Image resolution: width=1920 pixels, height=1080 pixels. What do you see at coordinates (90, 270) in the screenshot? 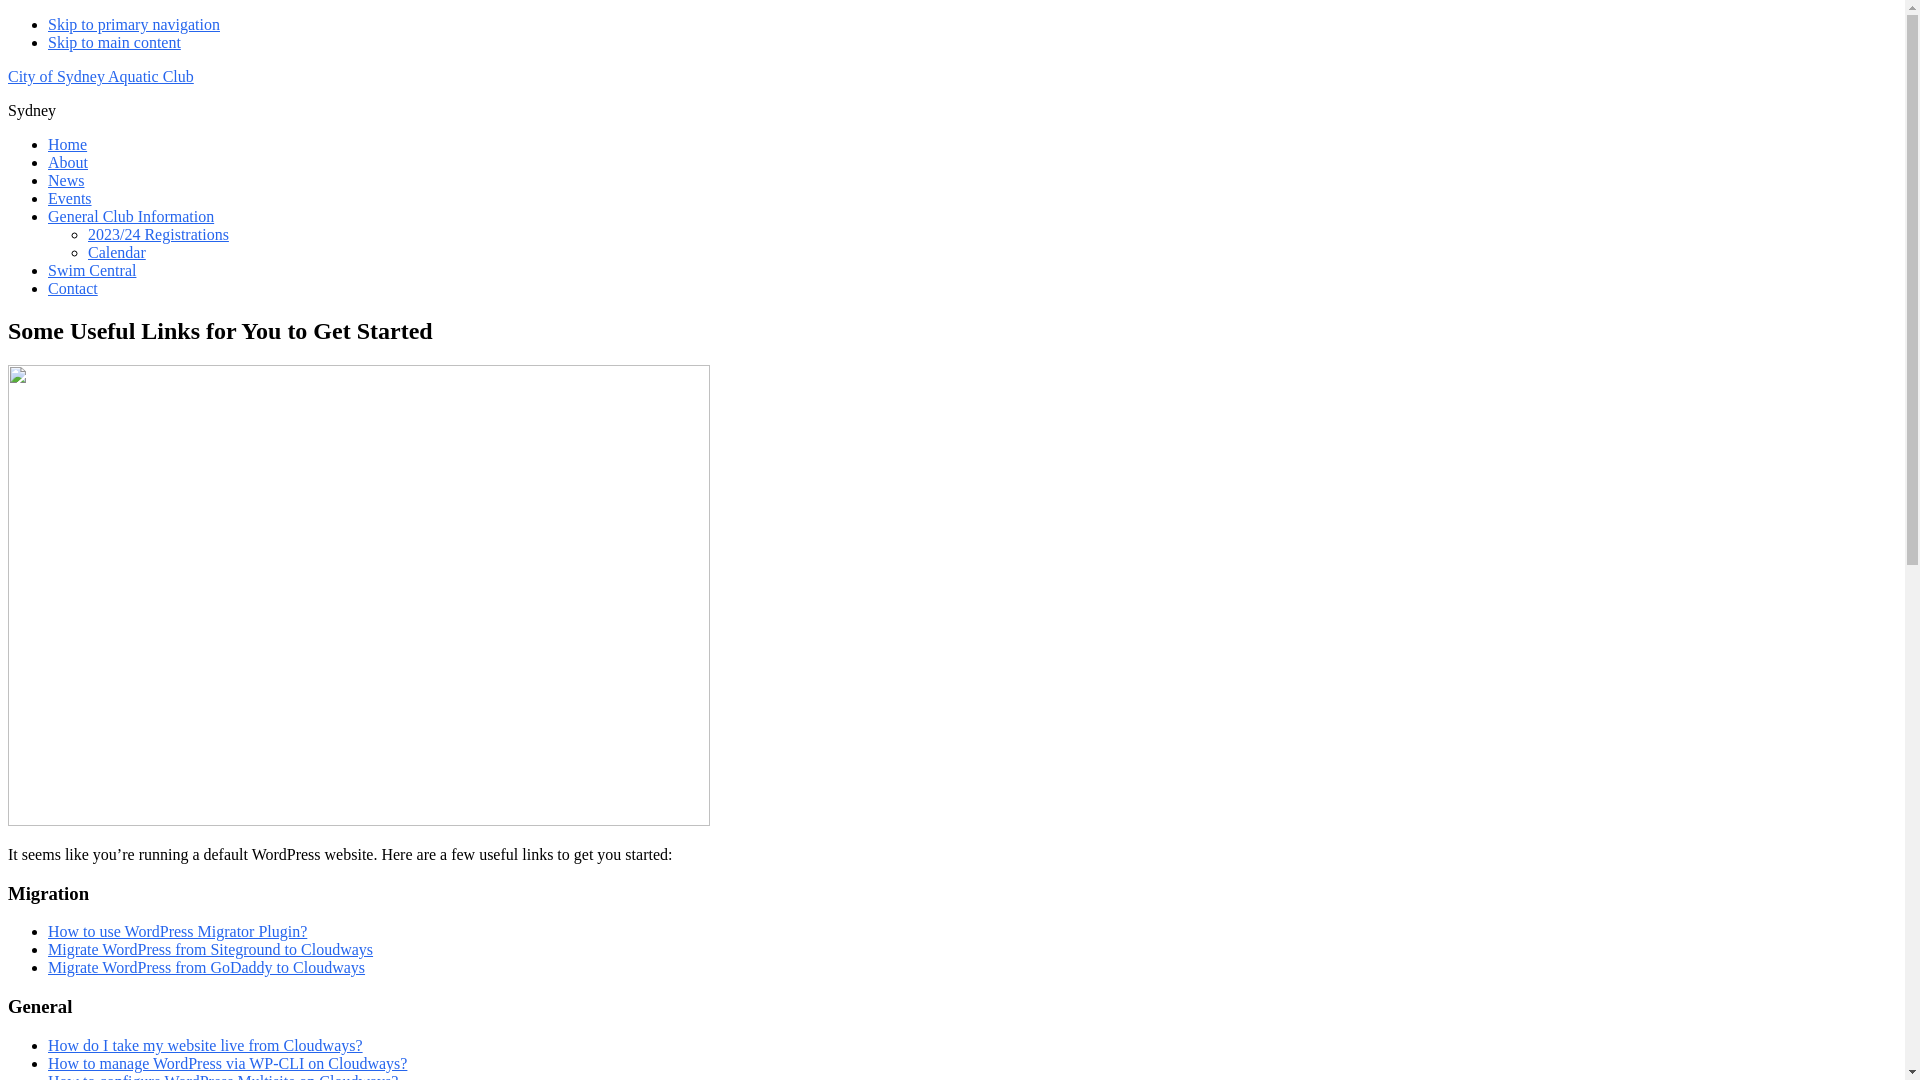
I see `'Swim Central'` at bounding box center [90, 270].